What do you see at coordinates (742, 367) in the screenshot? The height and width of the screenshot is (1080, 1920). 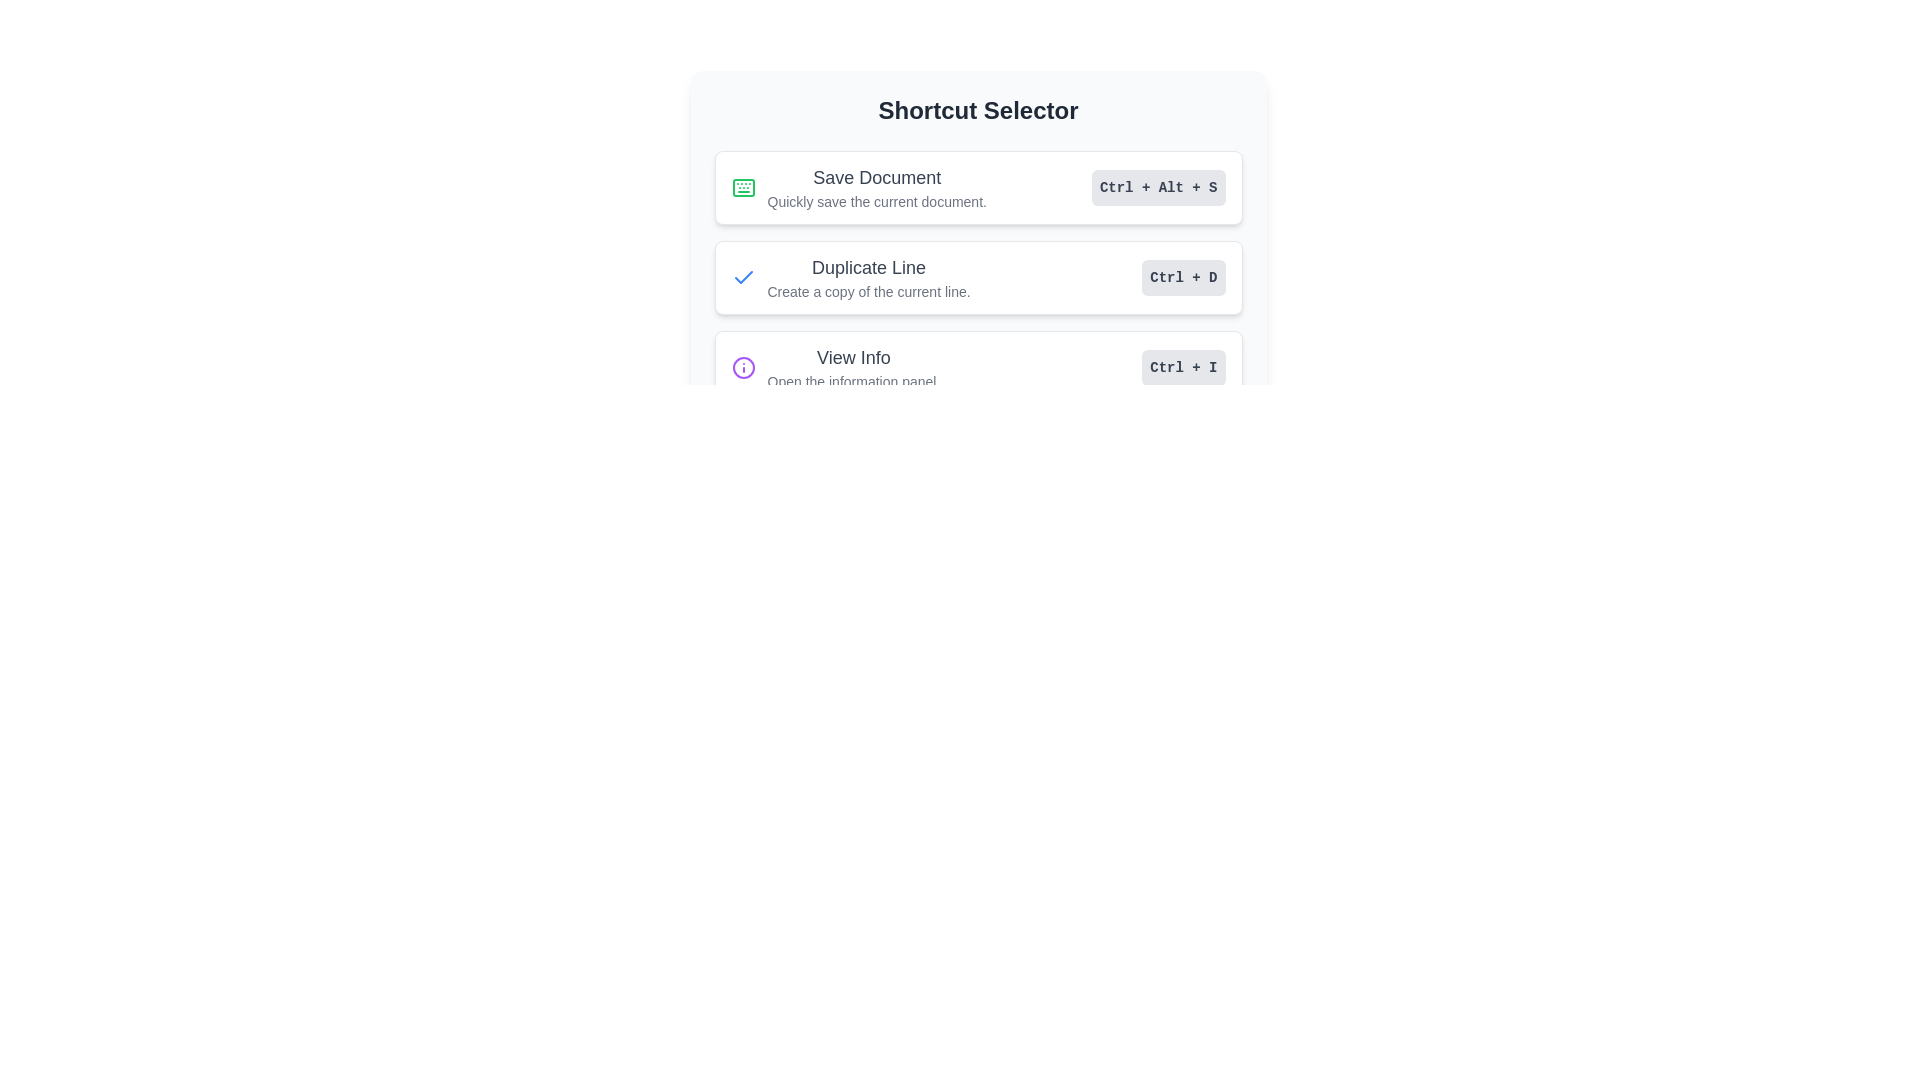 I see `the circular icon with a purple outline located in the 'View Info' button, which is positioned beneath the 'Duplicate Line' button` at bounding box center [742, 367].